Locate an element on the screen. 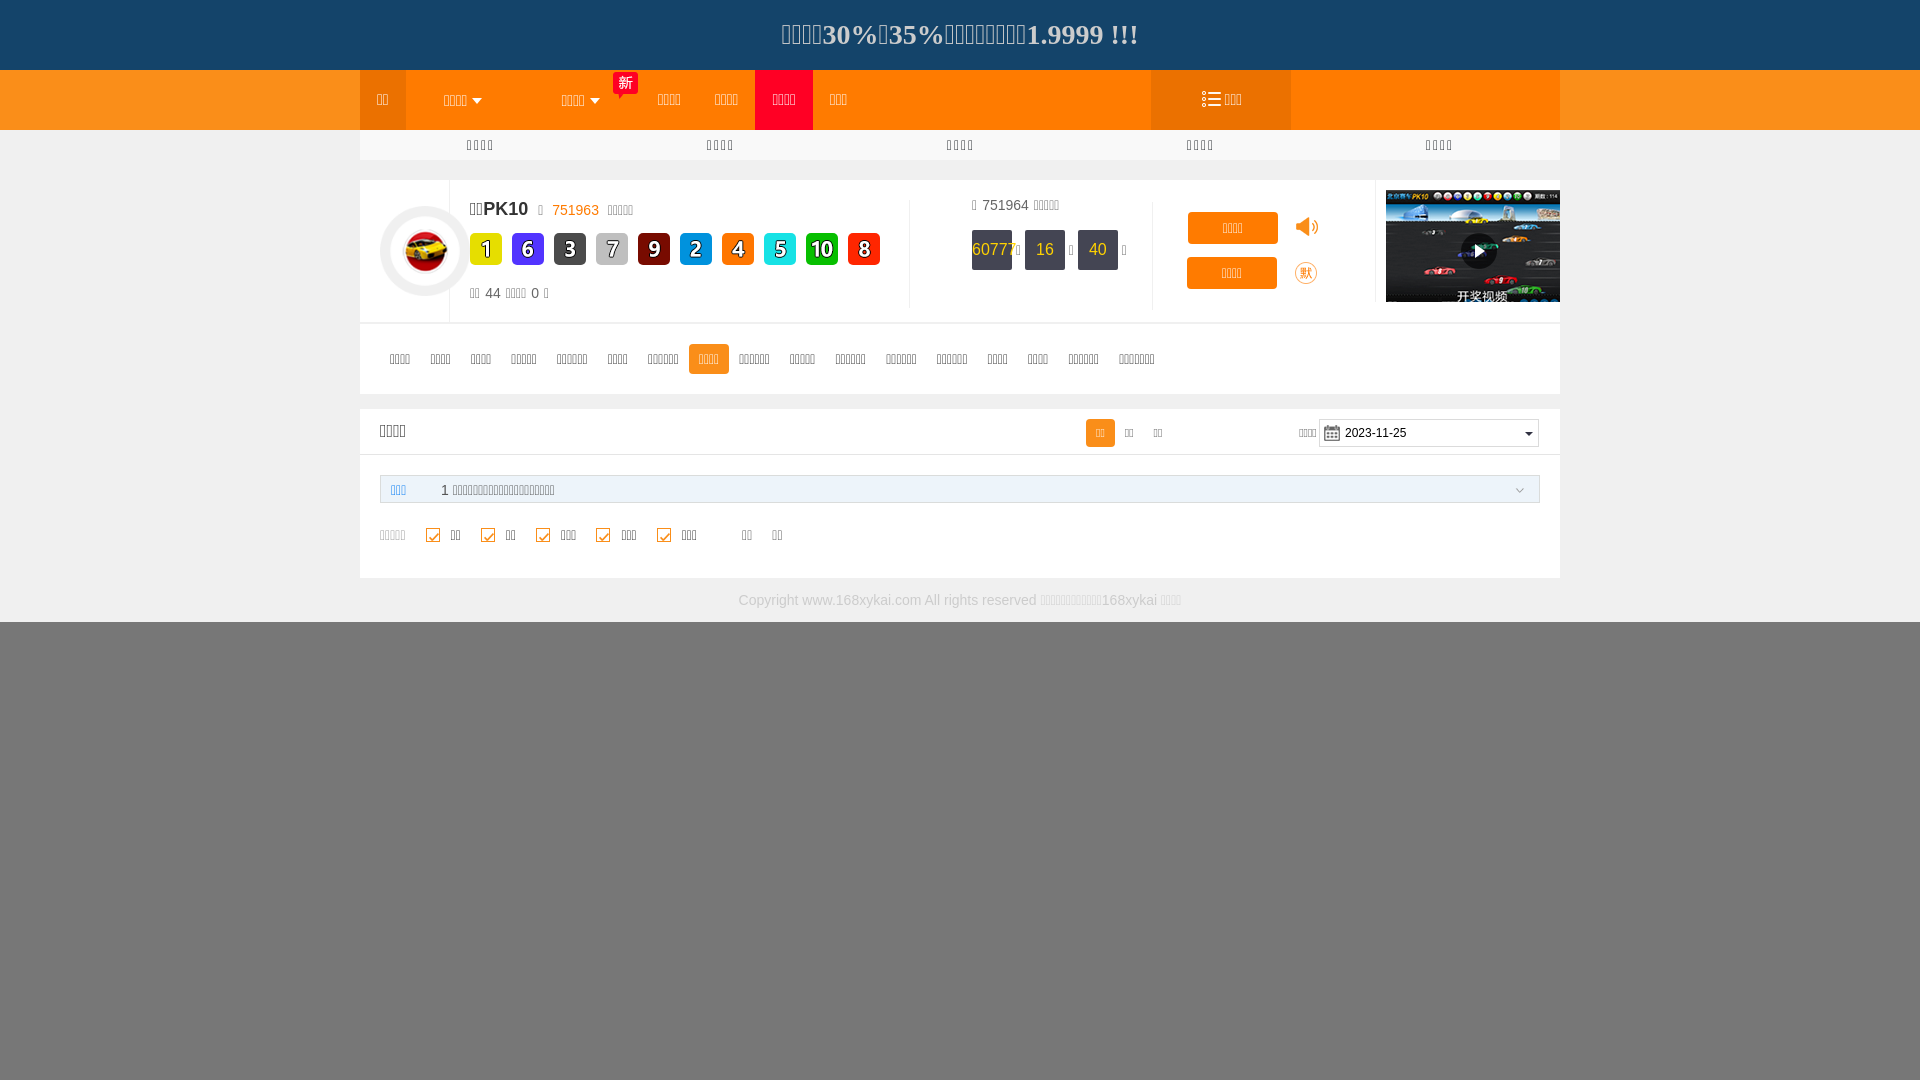  'www.168xykai.com' is located at coordinates (861, 599).